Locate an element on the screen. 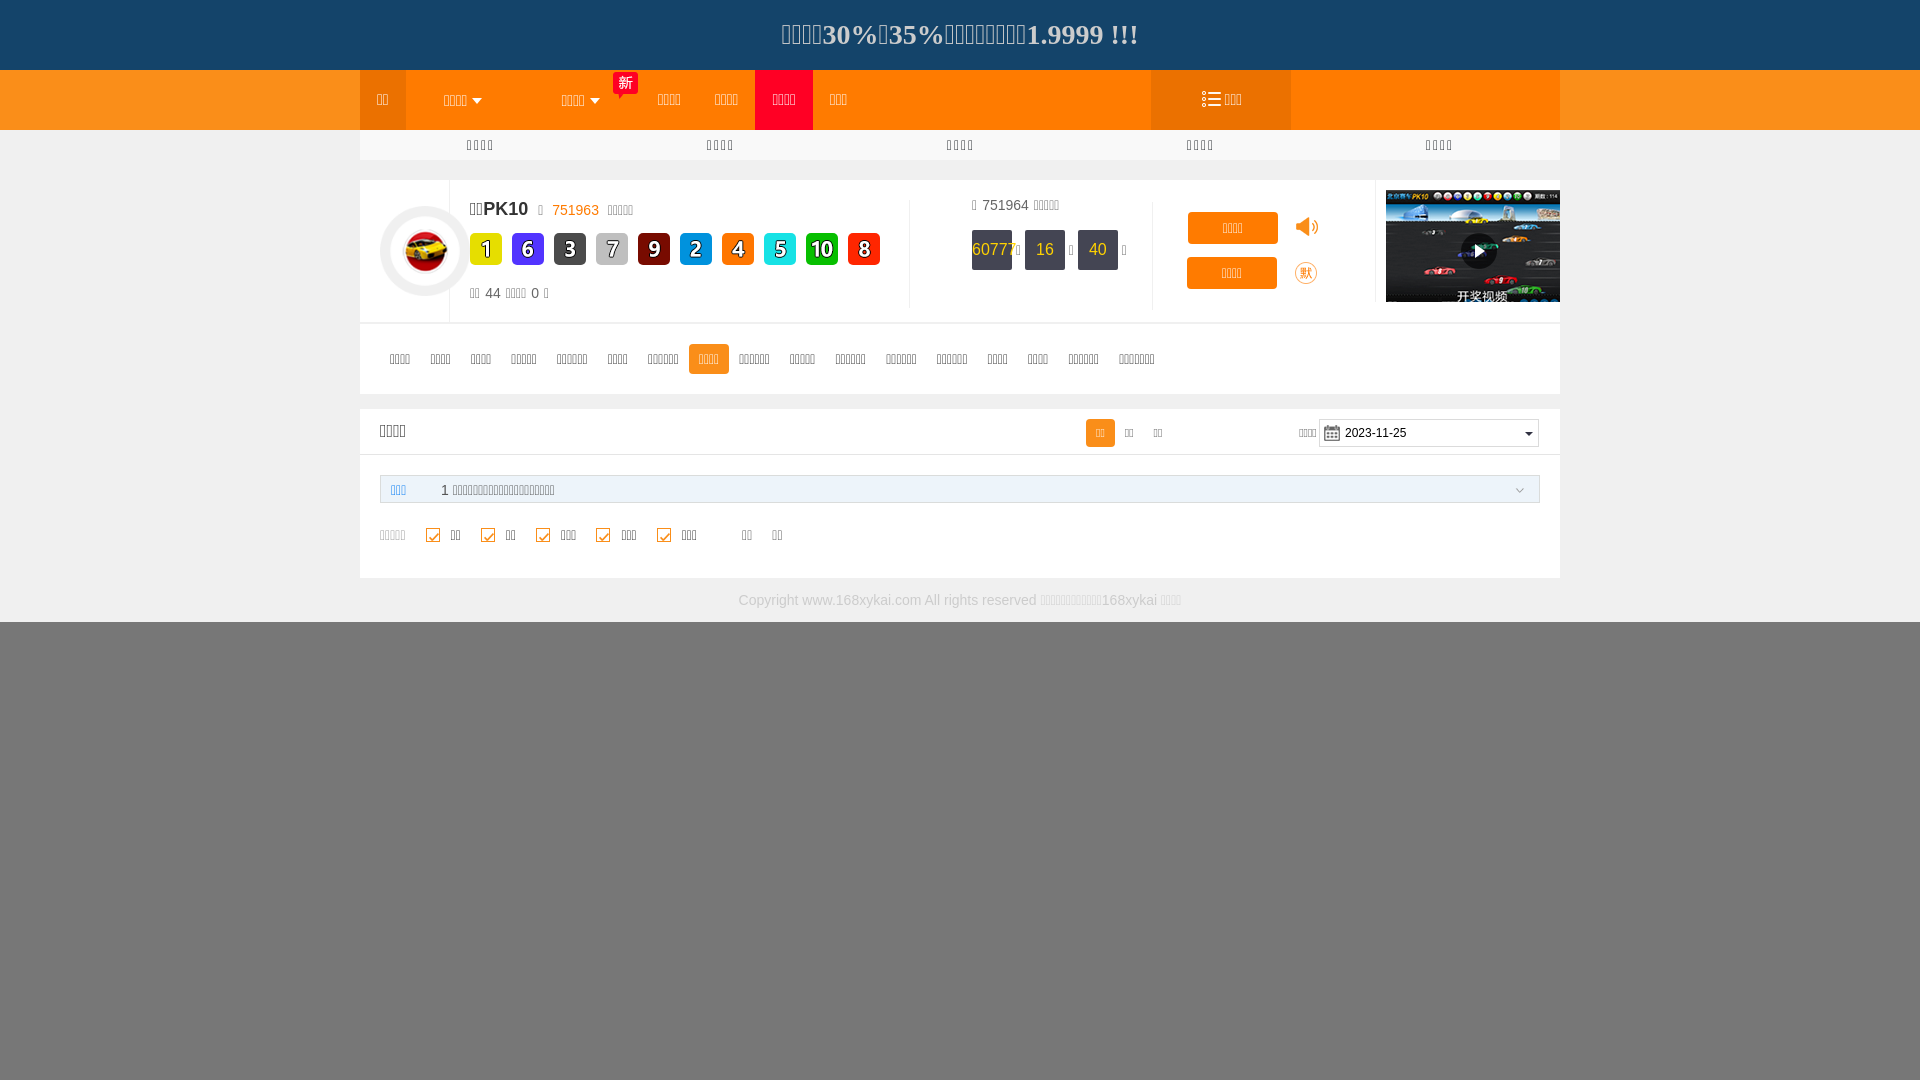  'www.168xykai.com' is located at coordinates (861, 599).